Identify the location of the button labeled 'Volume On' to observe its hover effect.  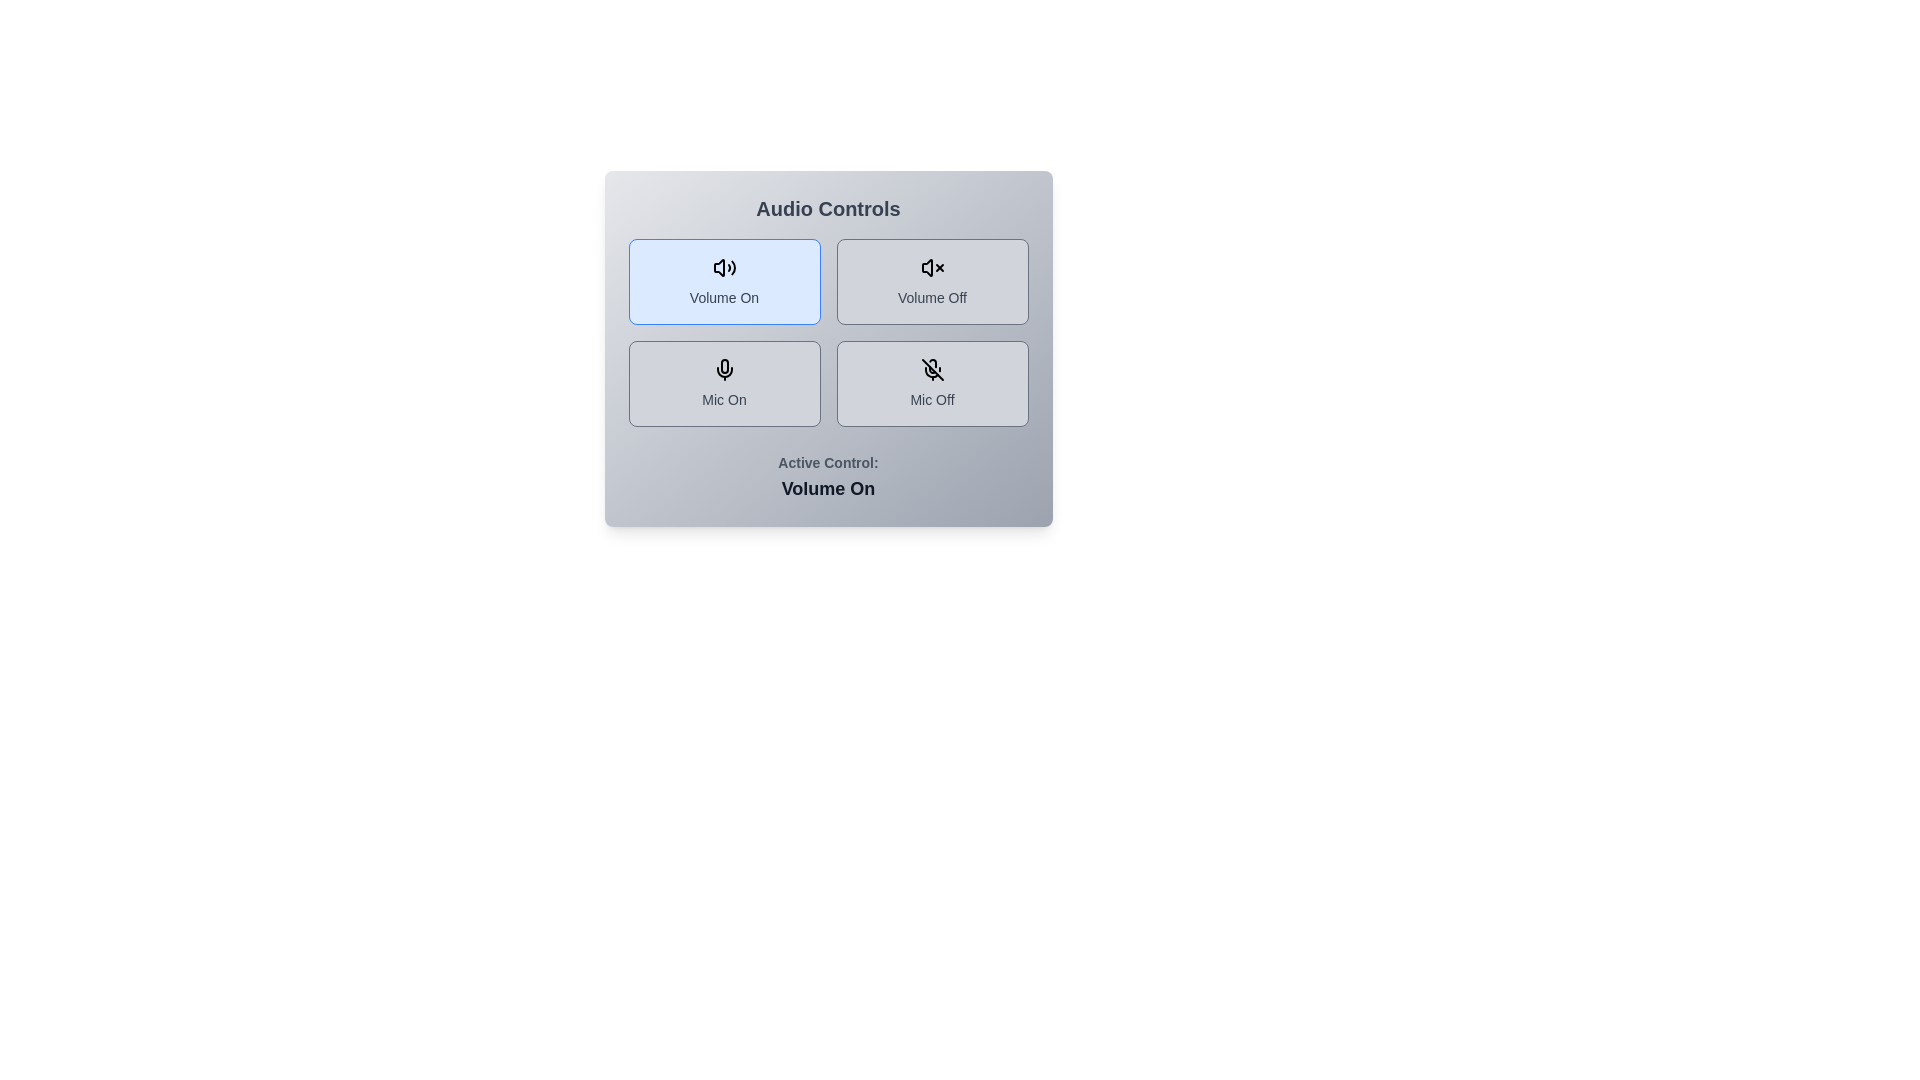
(723, 281).